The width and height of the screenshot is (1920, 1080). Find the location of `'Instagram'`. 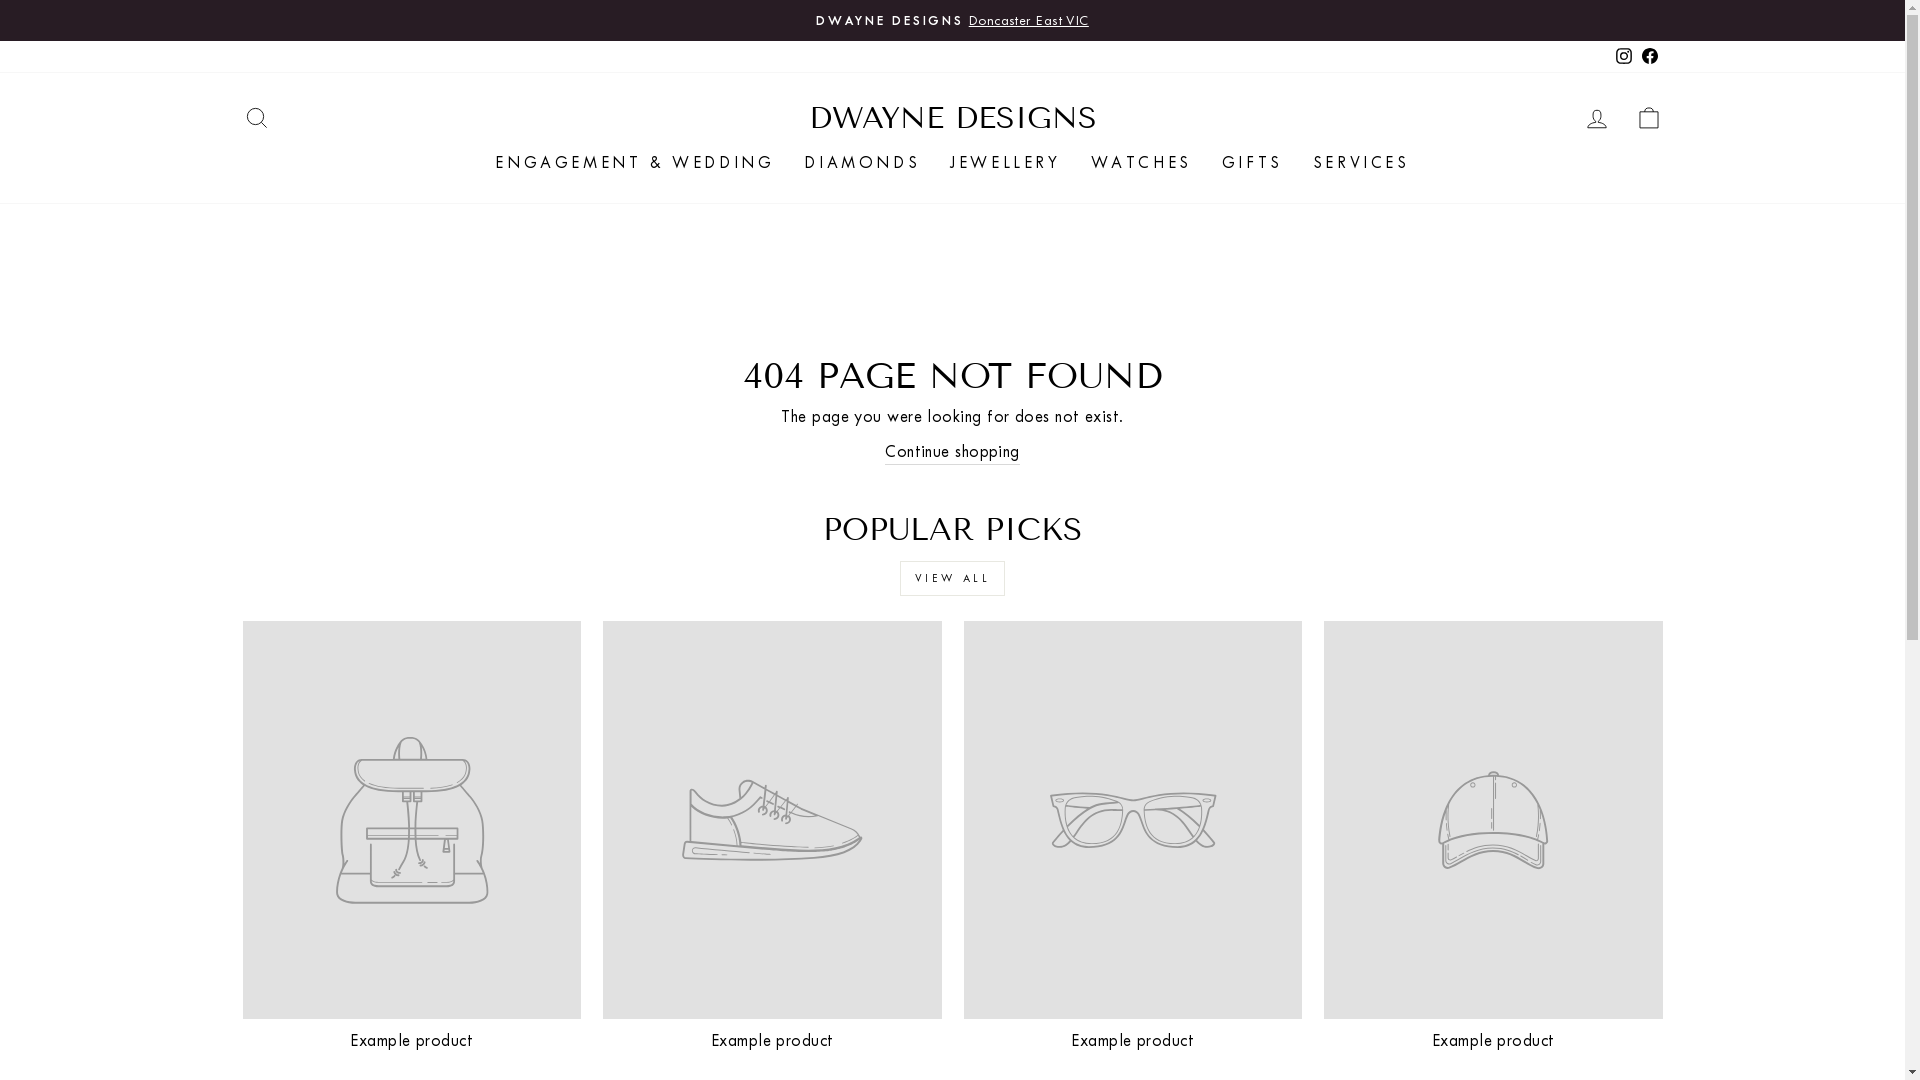

'Instagram' is located at coordinates (1622, 55).